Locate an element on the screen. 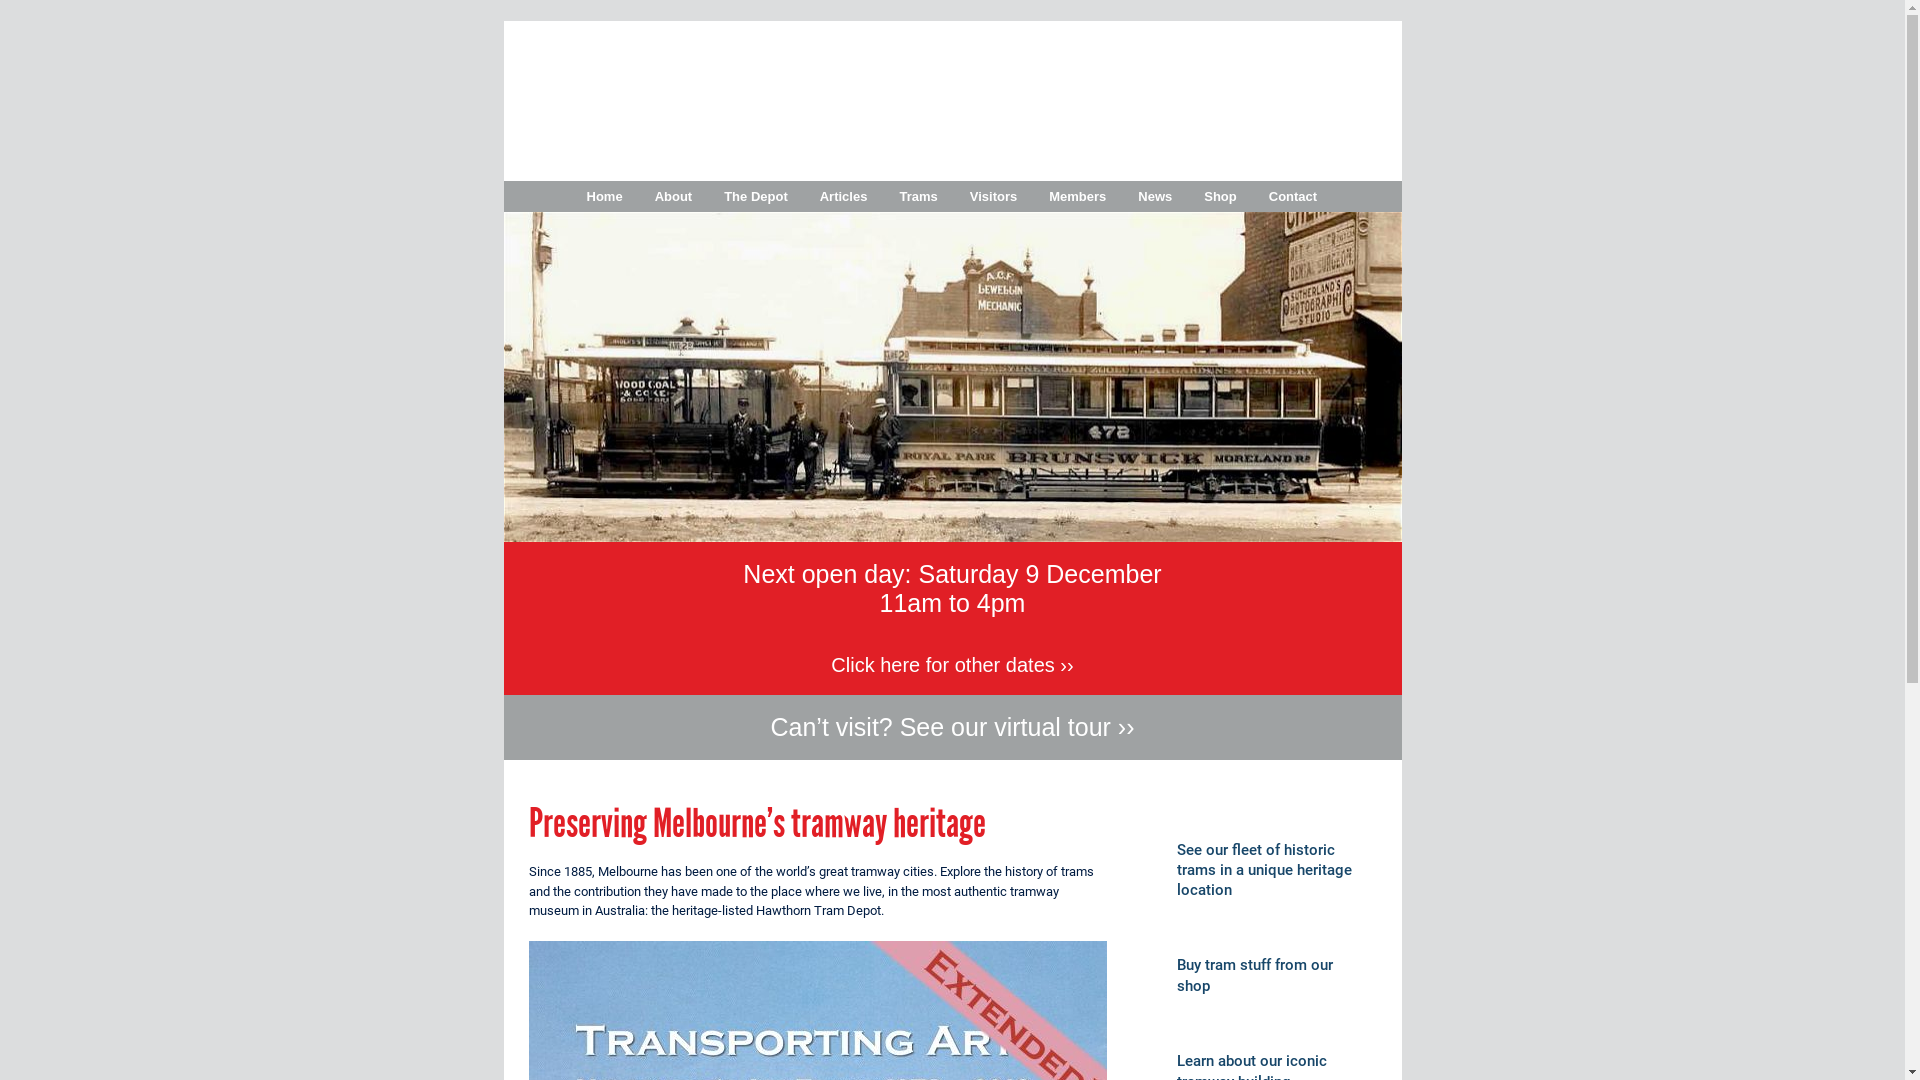 Image resolution: width=1920 pixels, height=1080 pixels. 'Follow Melbourne Tram Museum on Tumblr' is located at coordinates (1890, 242).